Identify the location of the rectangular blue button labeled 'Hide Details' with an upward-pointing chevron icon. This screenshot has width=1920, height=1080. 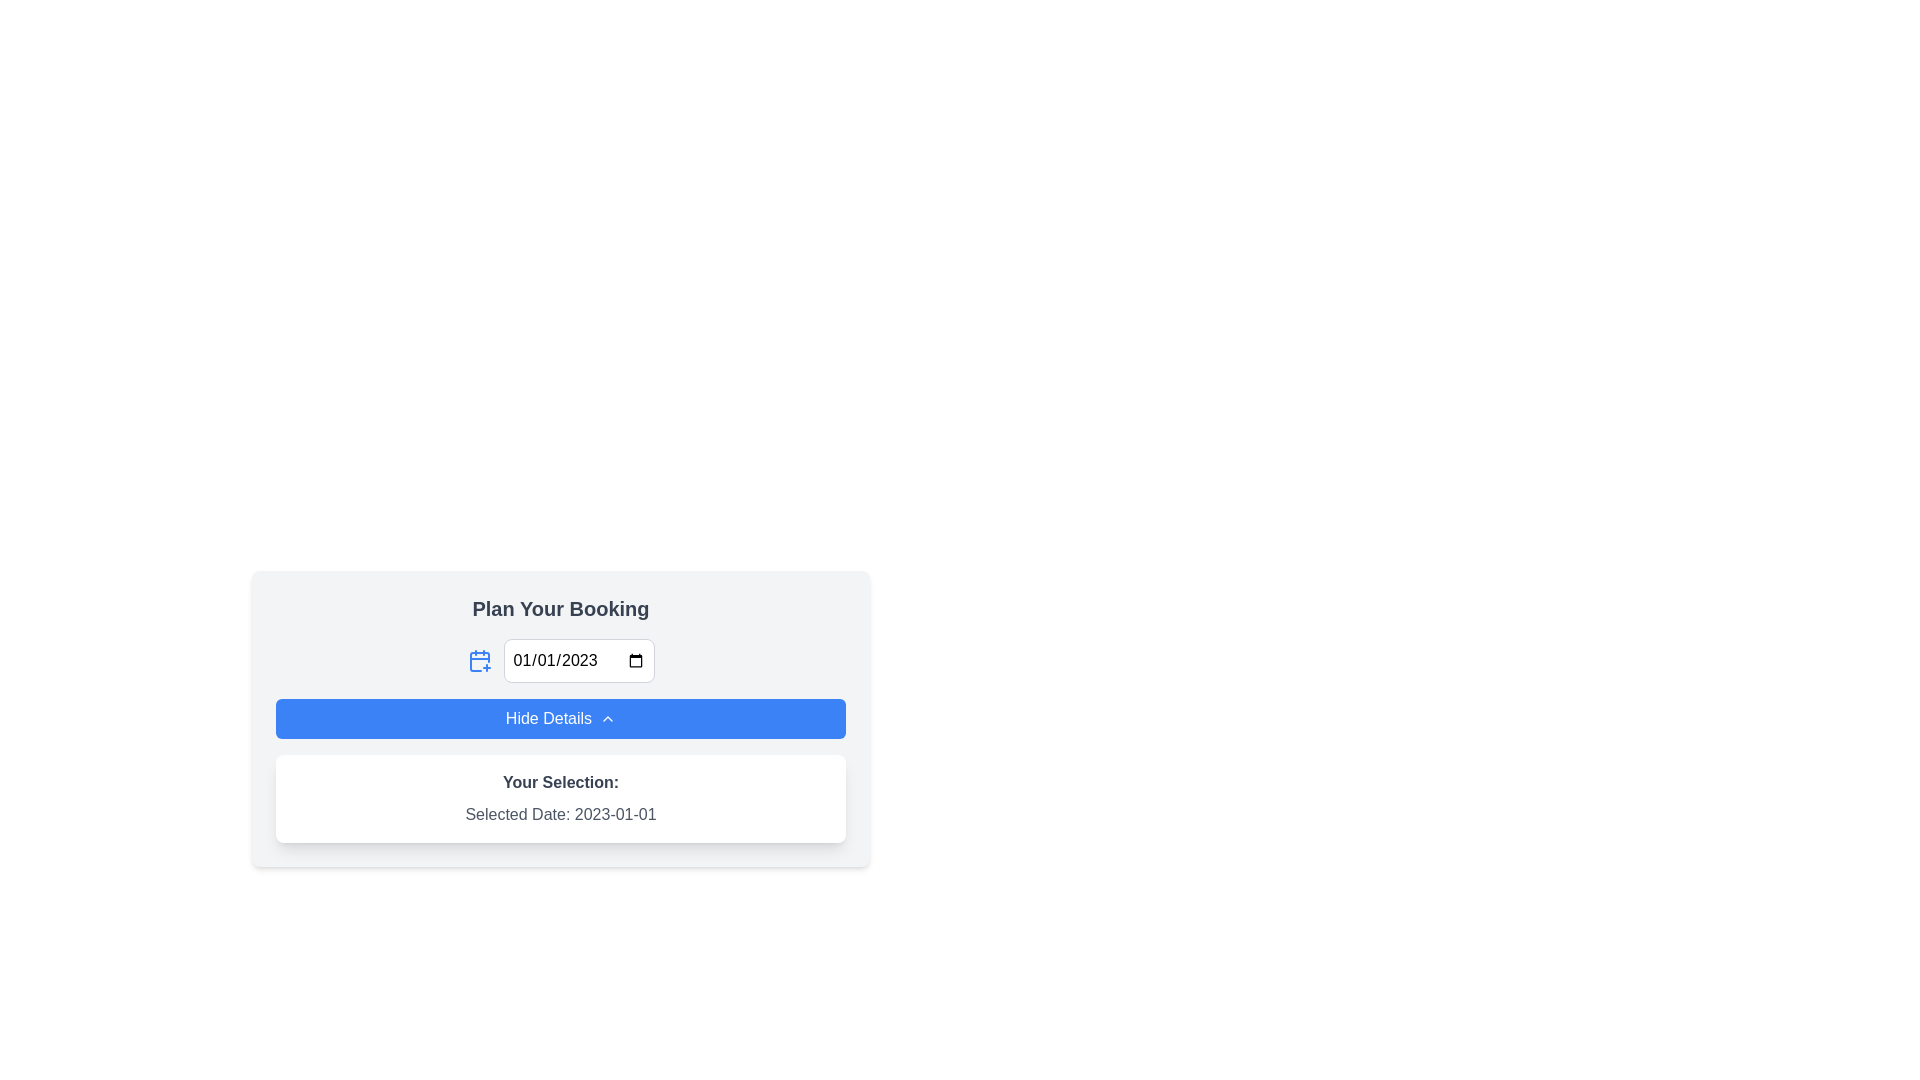
(560, 717).